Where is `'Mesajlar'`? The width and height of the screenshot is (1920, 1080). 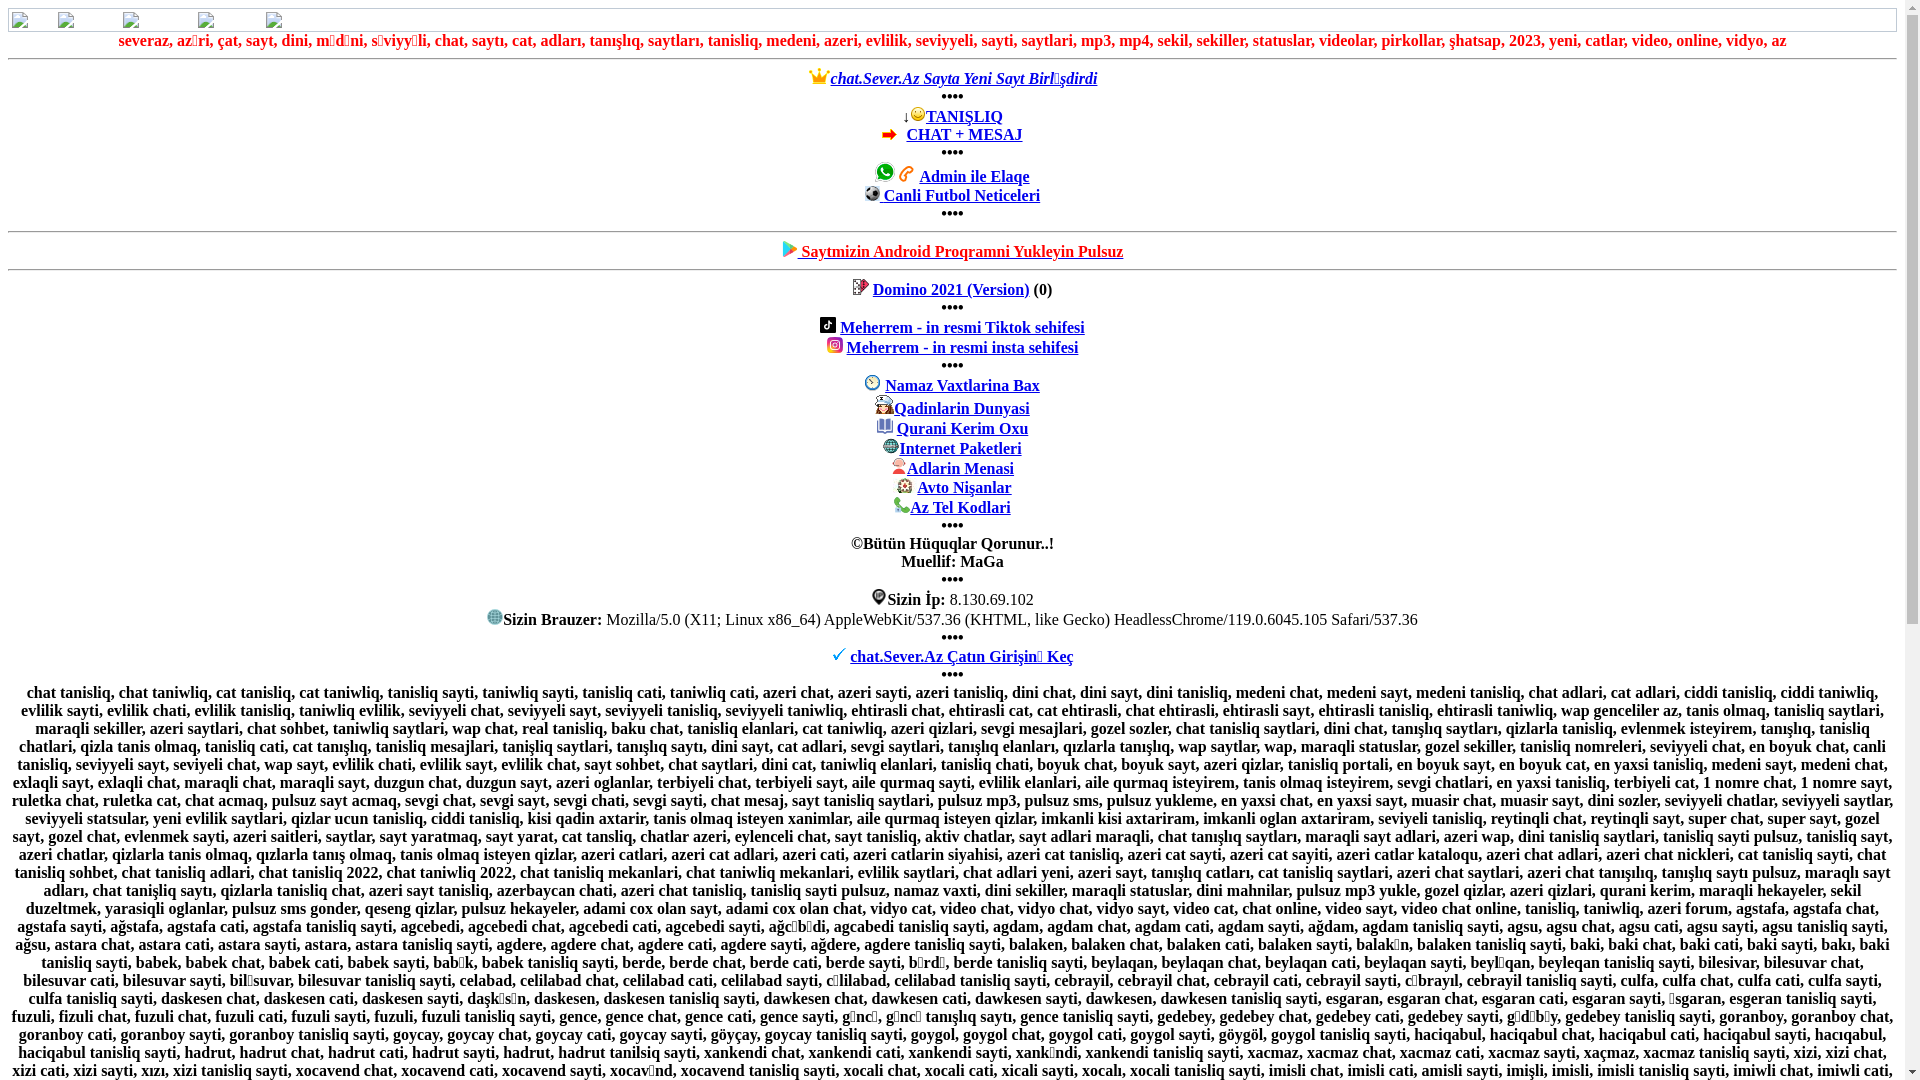 'Mesajlar' is located at coordinates (57, 19).